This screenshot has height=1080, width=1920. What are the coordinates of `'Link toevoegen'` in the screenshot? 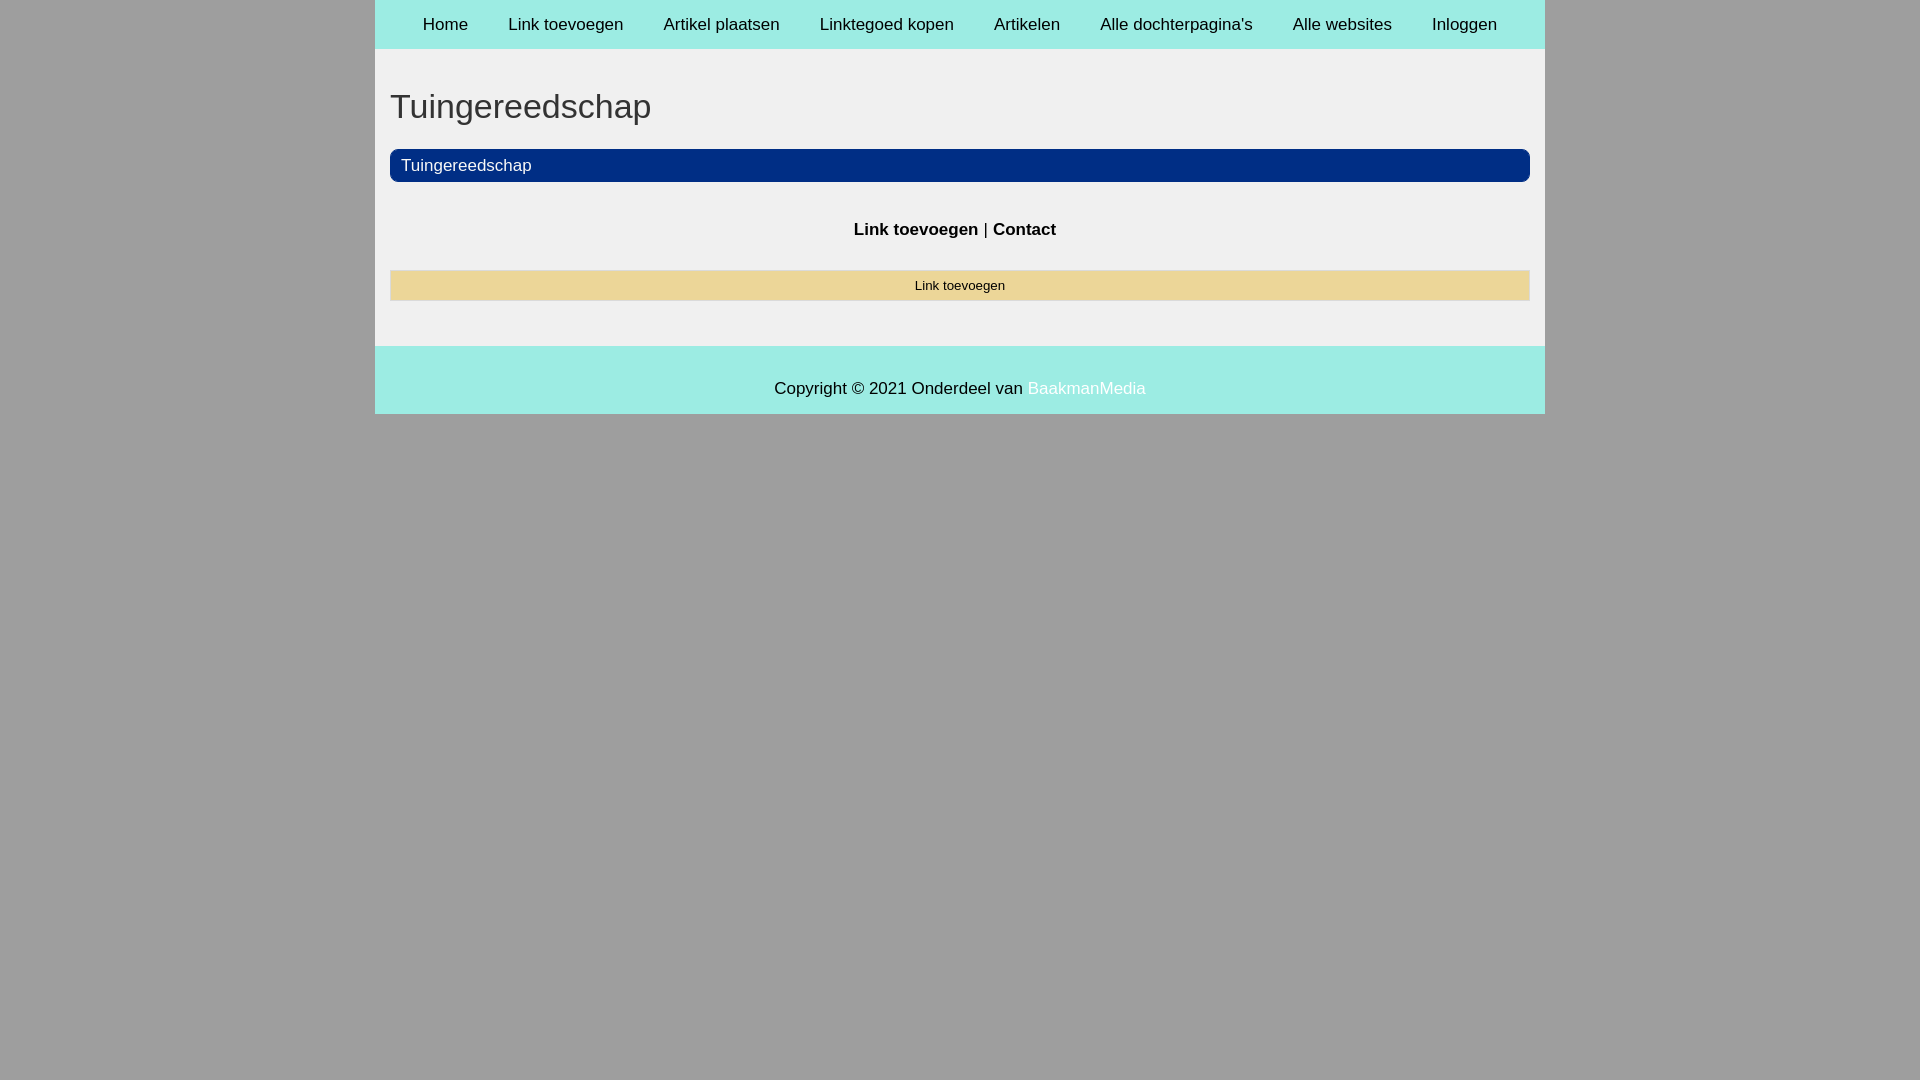 It's located at (915, 228).